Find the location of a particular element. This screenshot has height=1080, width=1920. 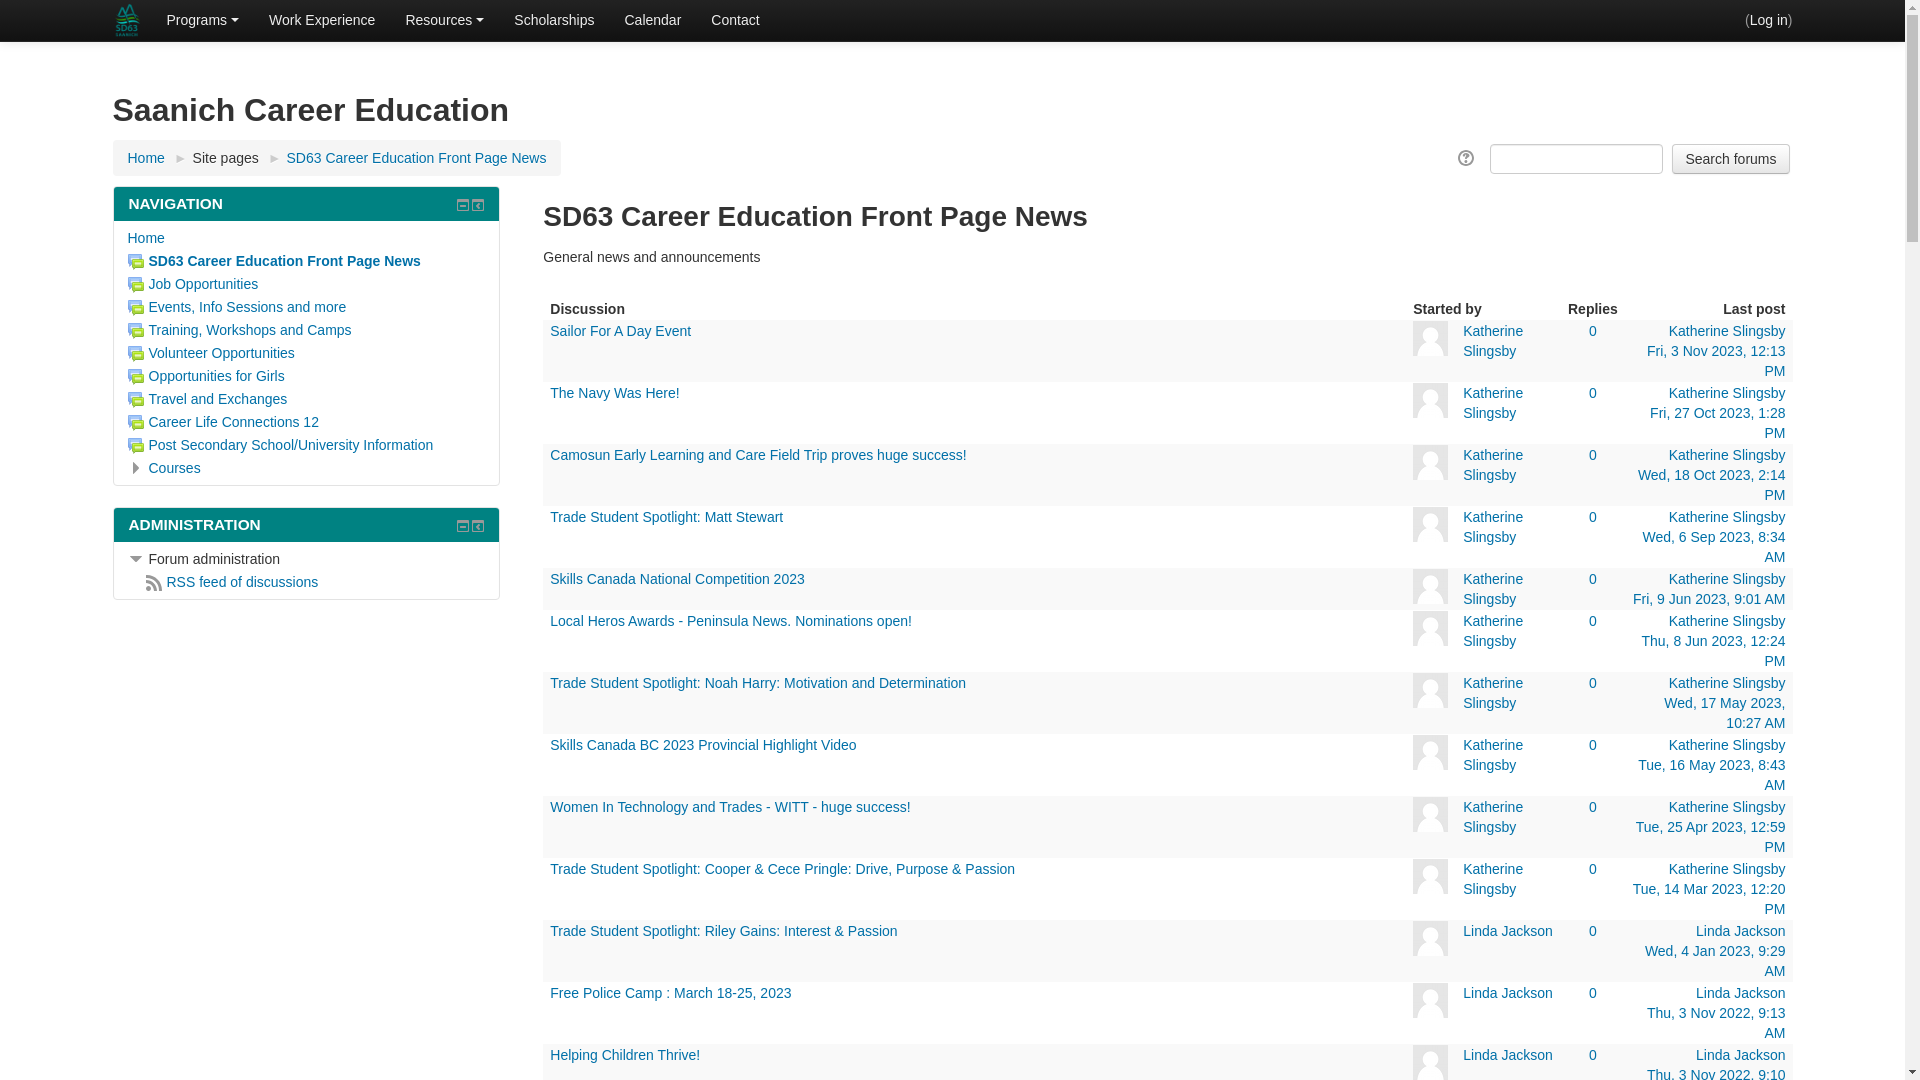

'Katherine Slingsby' is located at coordinates (1492, 339).